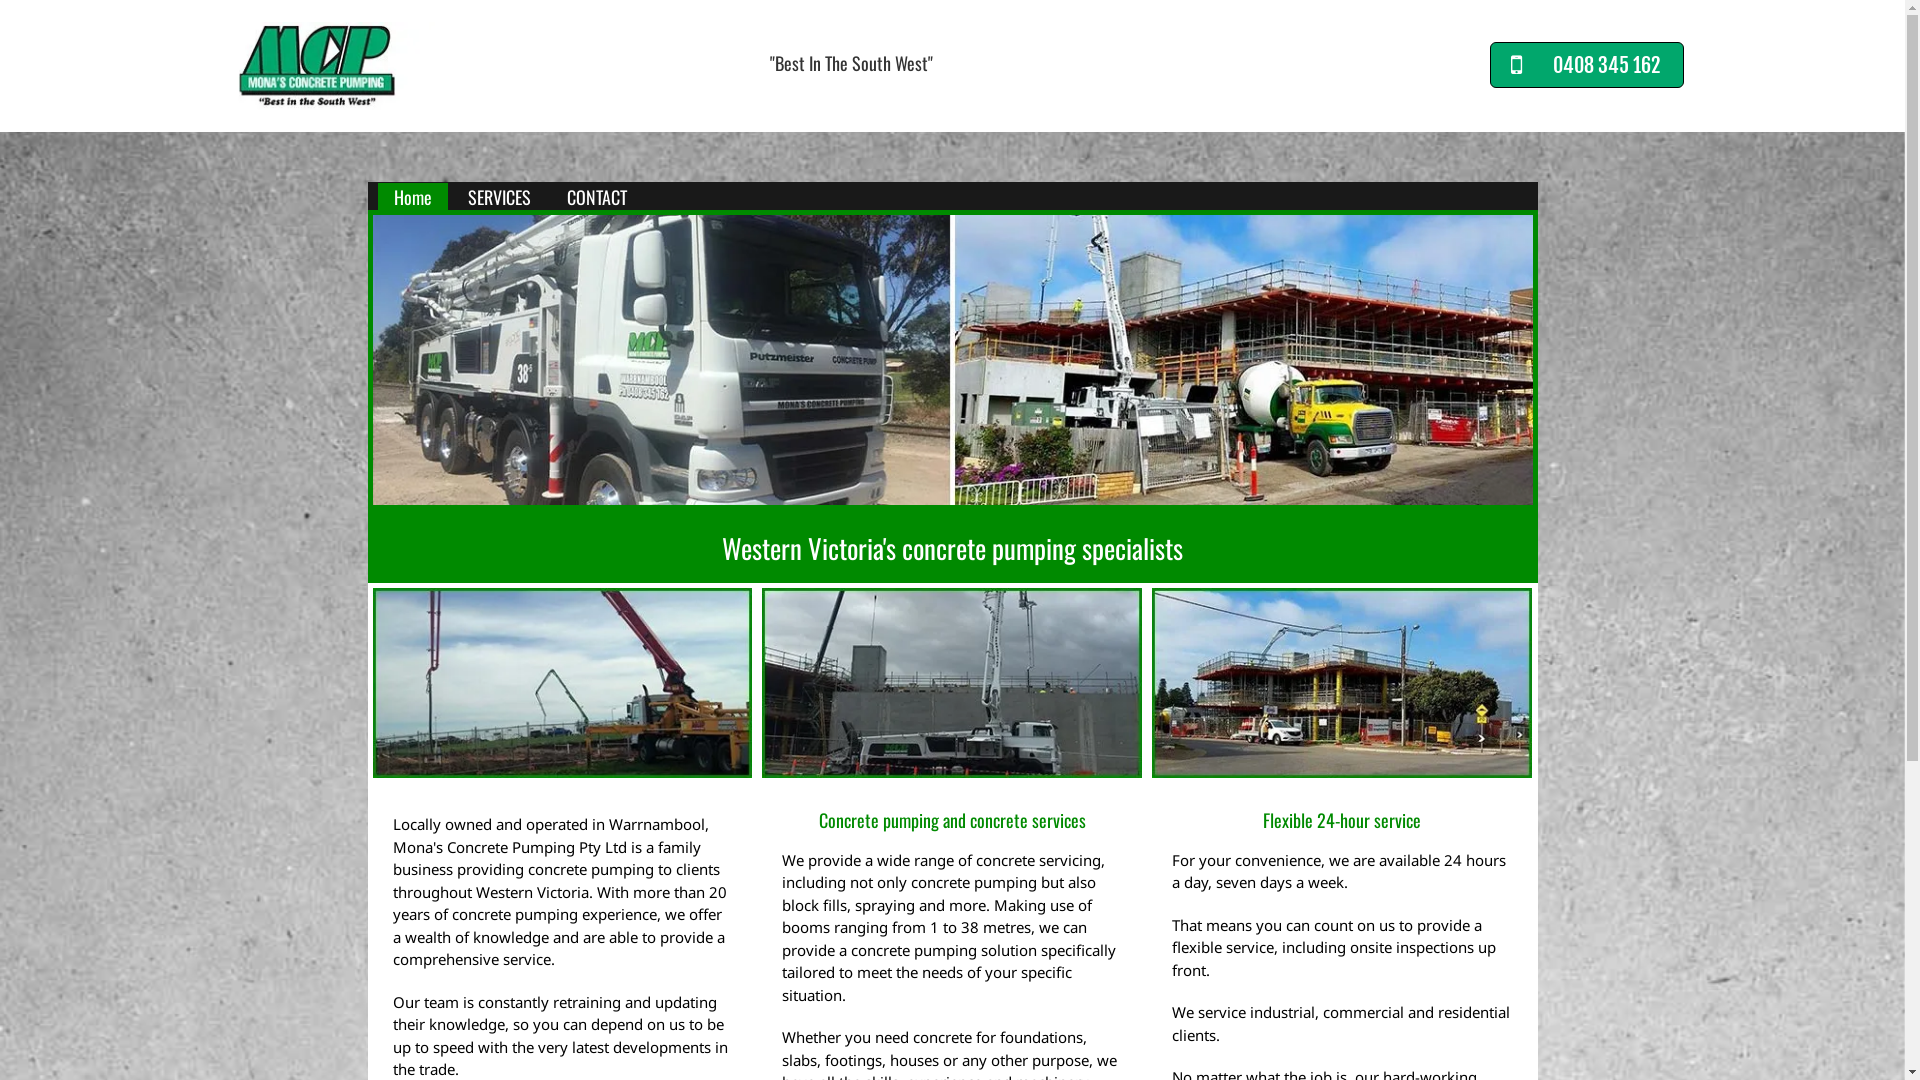 This screenshot has height=1080, width=1920. What do you see at coordinates (550, 197) in the screenshot?
I see `'CONTACT'` at bounding box center [550, 197].